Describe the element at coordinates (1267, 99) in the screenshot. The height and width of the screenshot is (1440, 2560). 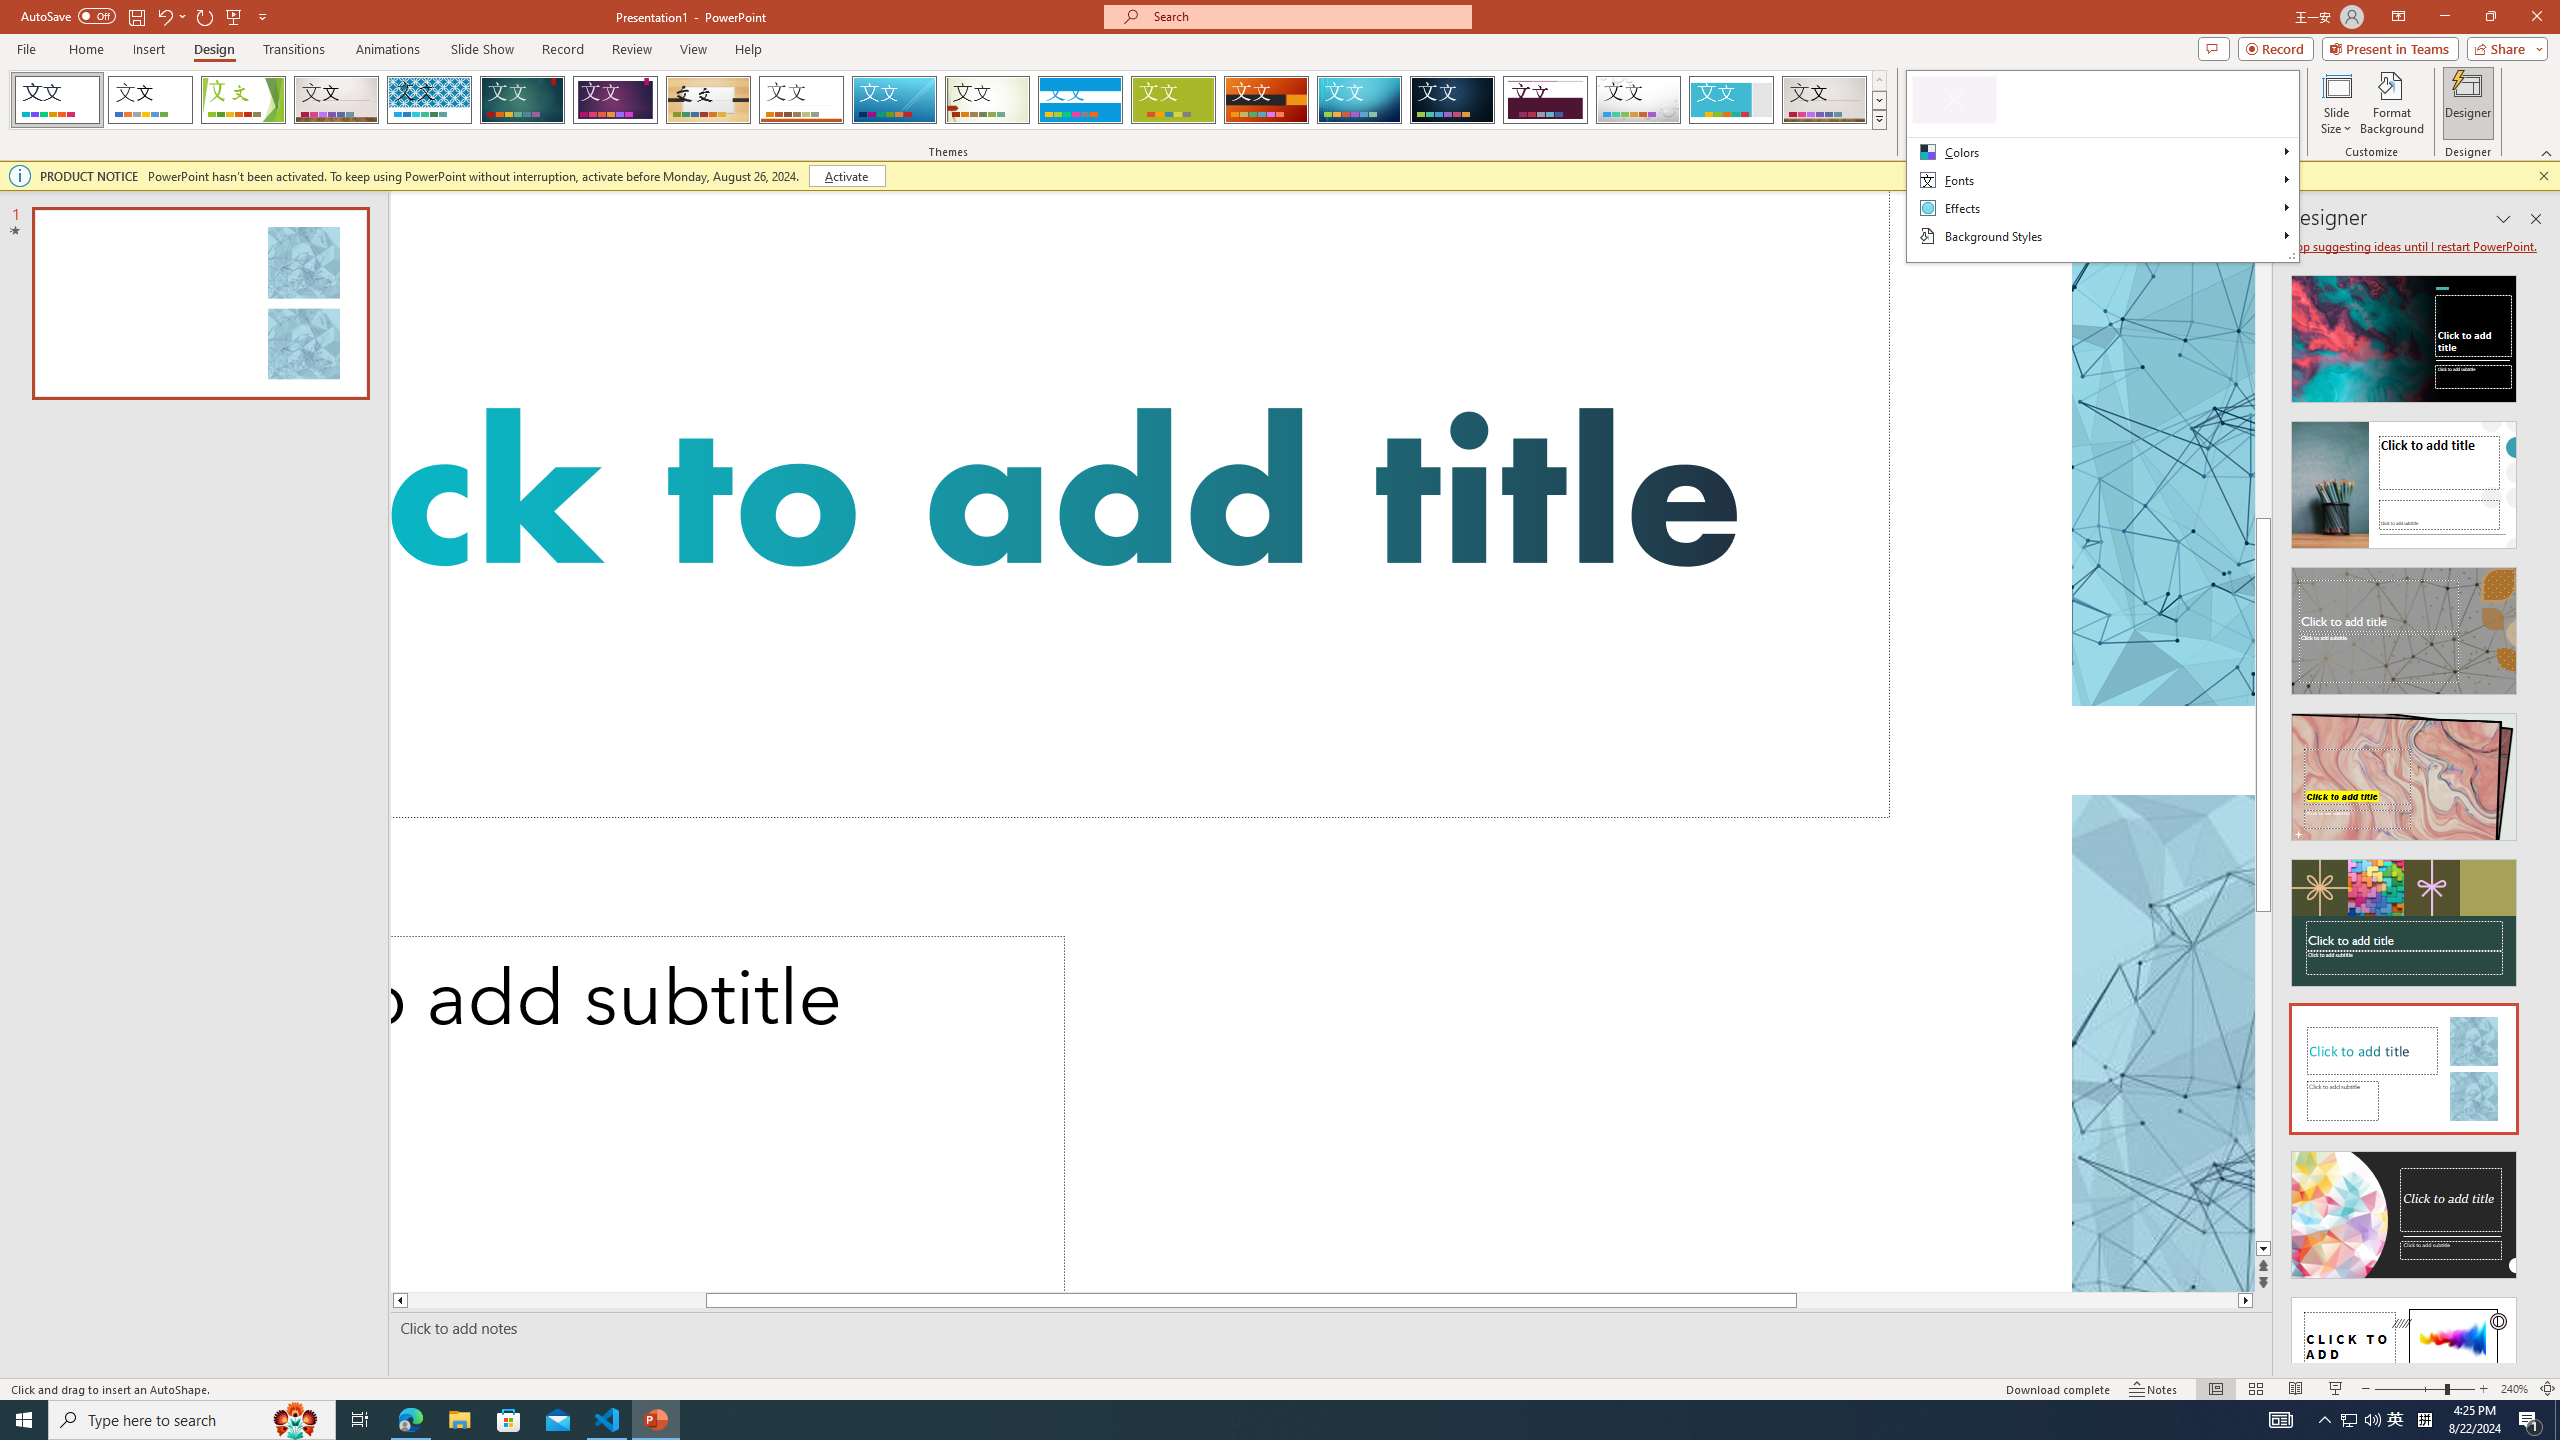
I see `'Berlin'` at that location.